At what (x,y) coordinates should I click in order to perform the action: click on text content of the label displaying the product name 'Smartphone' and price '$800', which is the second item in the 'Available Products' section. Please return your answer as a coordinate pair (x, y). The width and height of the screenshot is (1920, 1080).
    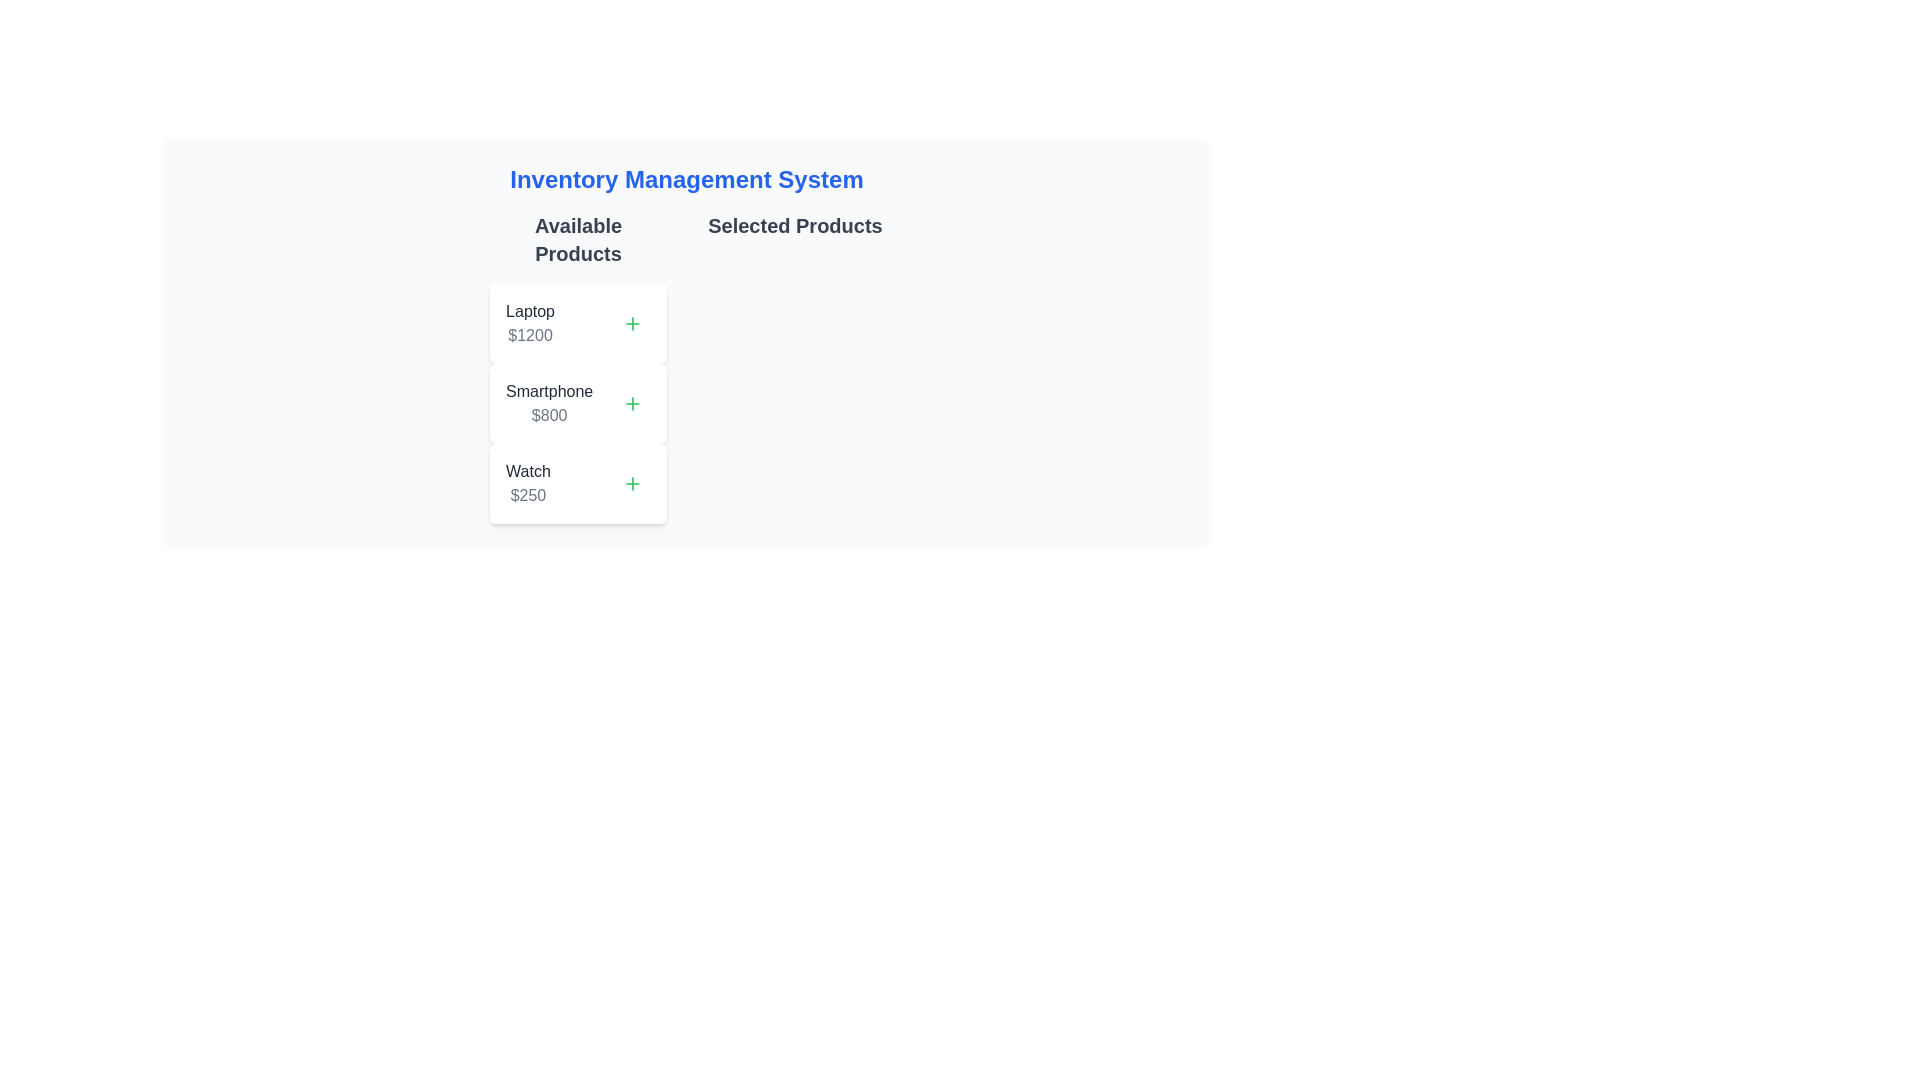
    Looking at the image, I should click on (549, 404).